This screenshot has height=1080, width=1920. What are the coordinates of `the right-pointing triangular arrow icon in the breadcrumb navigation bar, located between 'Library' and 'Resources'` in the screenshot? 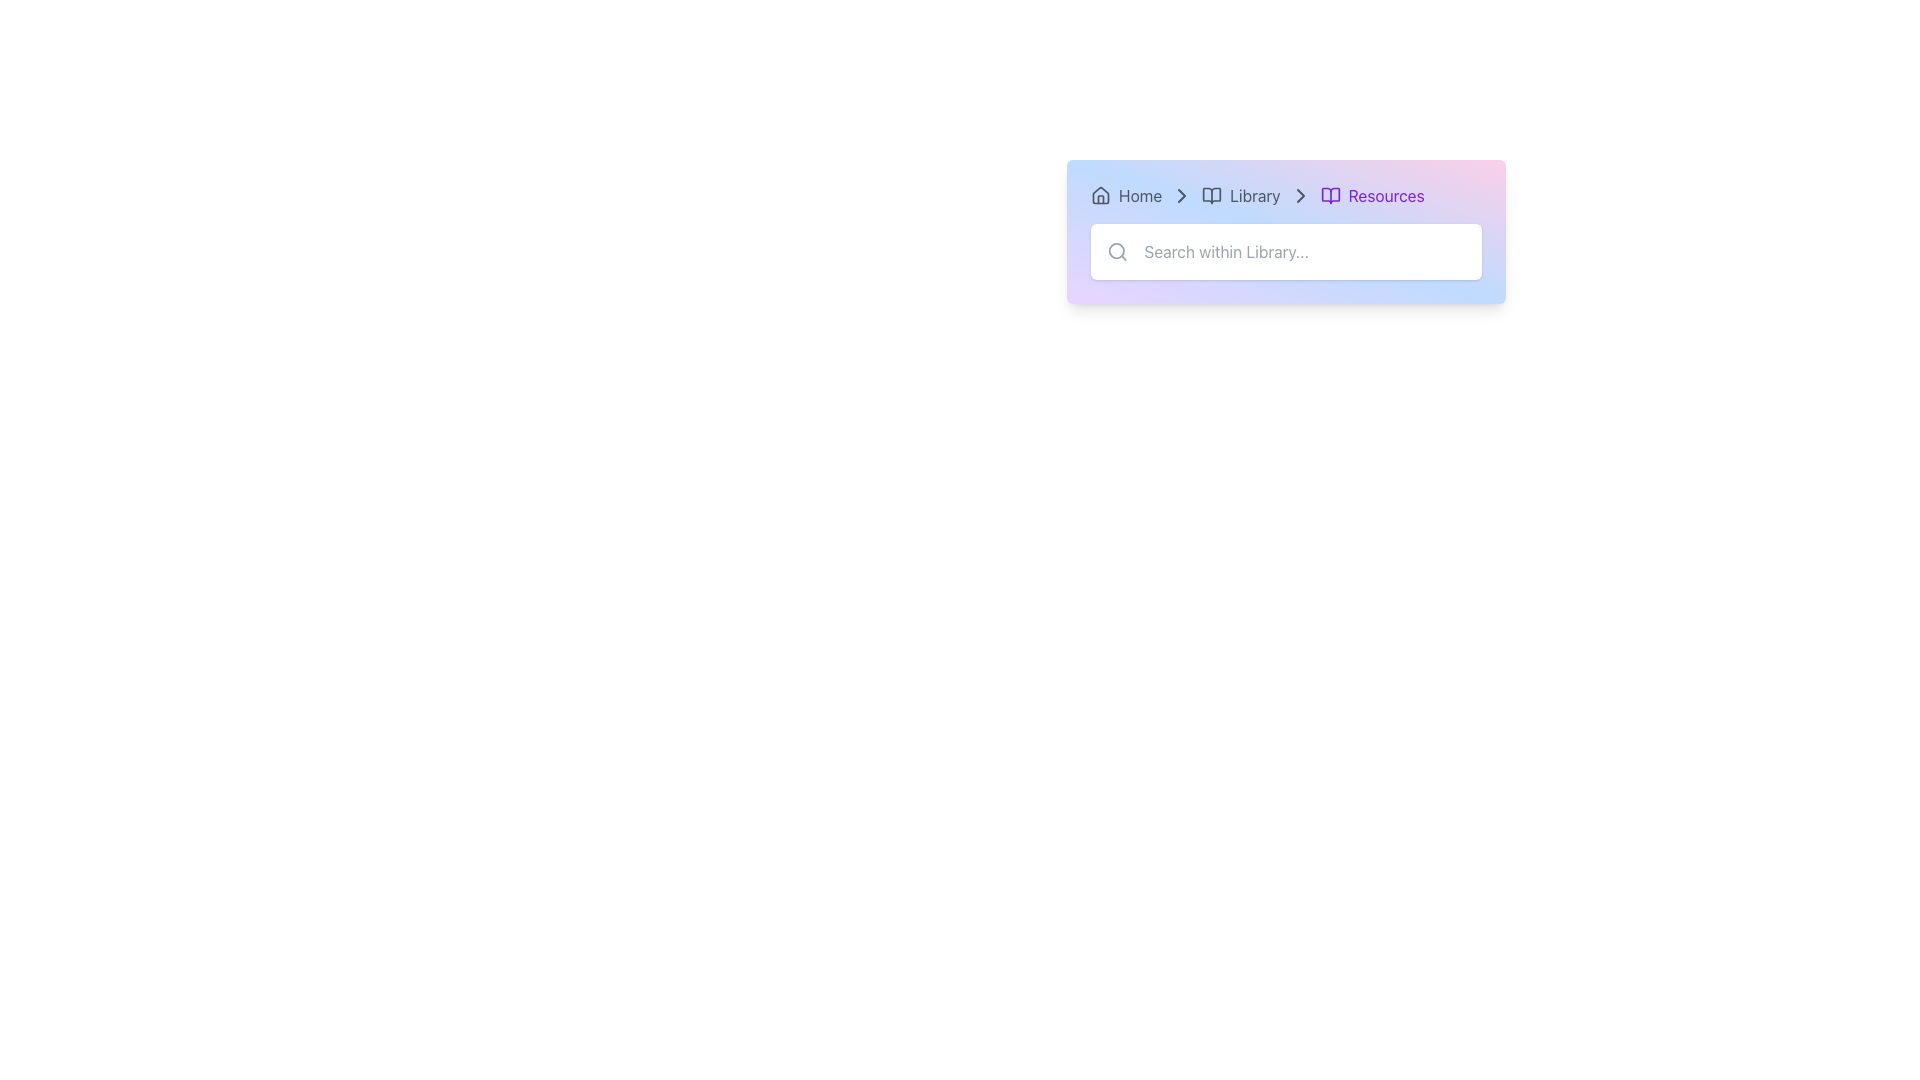 It's located at (1182, 196).